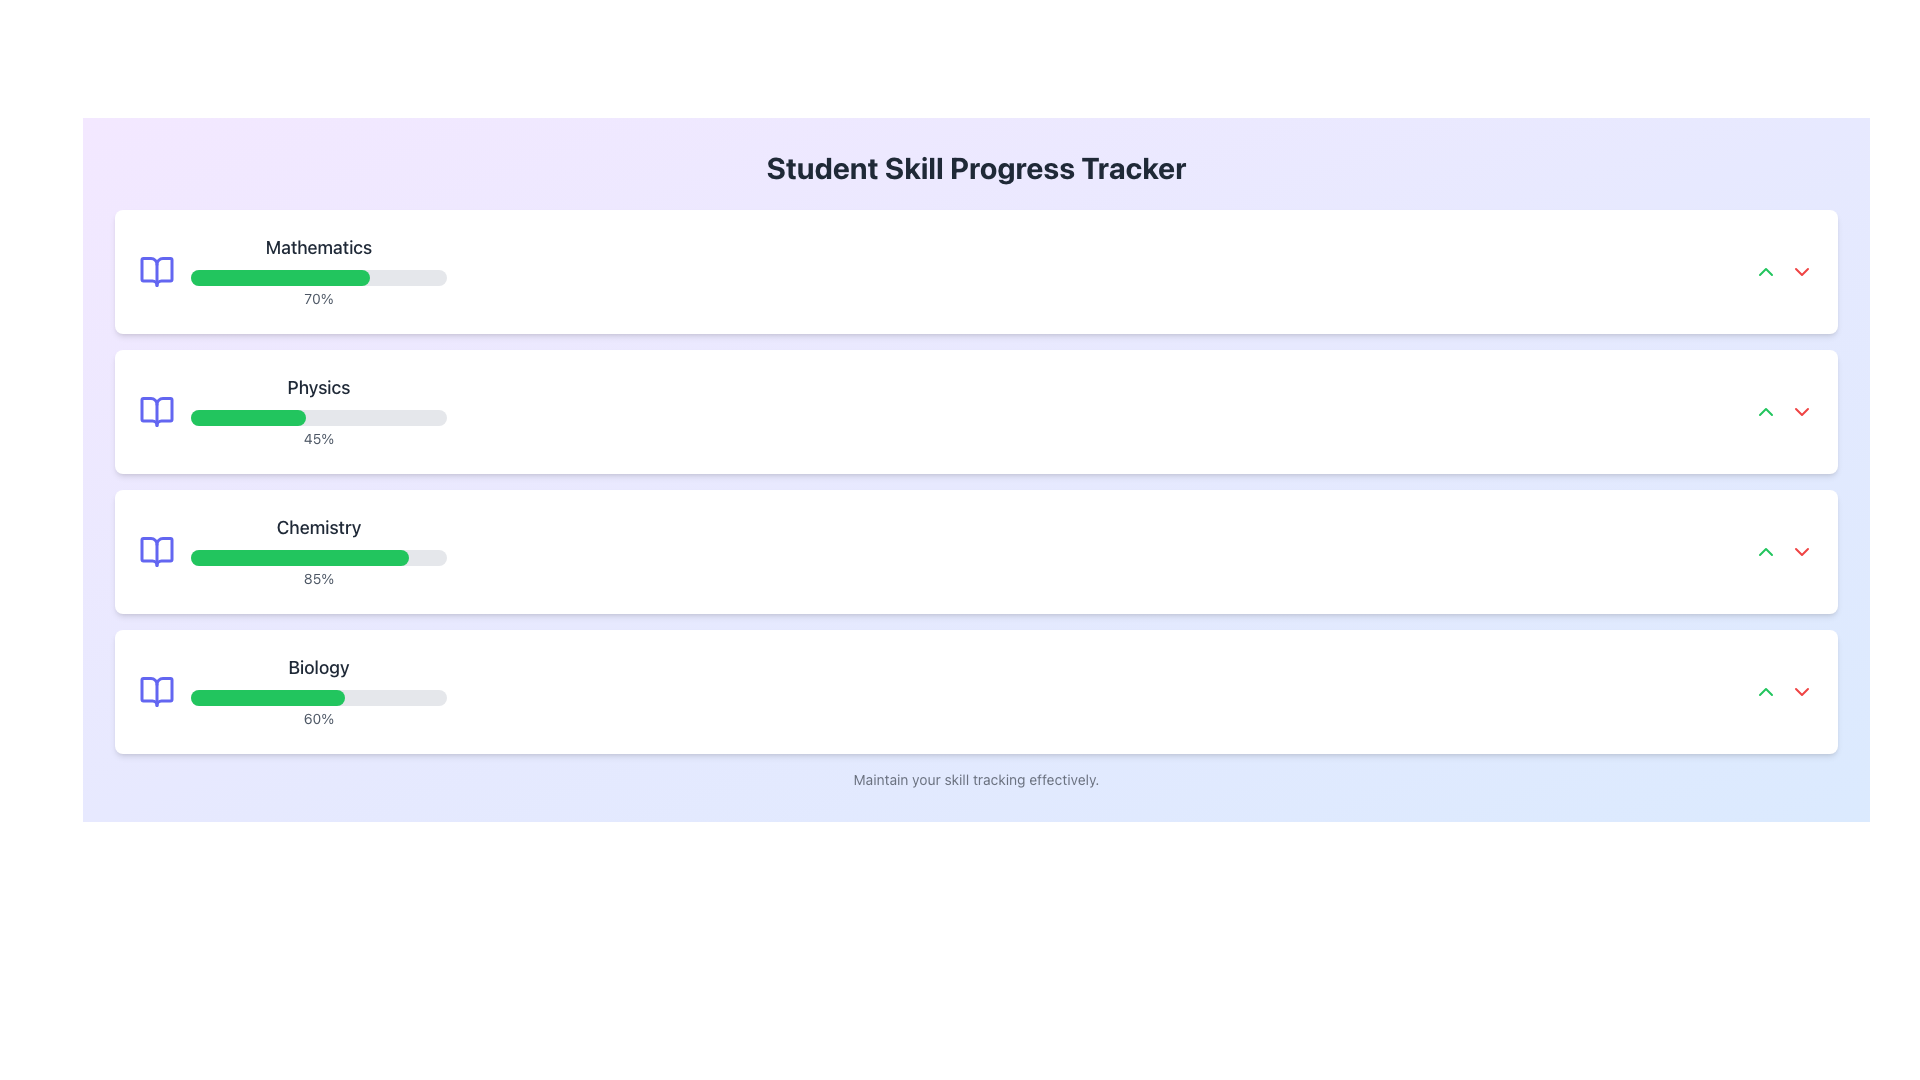 The width and height of the screenshot is (1920, 1080). Describe the element at coordinates (1801, 551) in the screenshot. I see `the toggle button located in the 'Biology' section, which is the second icon to the right in the horizontal row of controls, adjacent to a green upwards-facing arrow icon` at that location.